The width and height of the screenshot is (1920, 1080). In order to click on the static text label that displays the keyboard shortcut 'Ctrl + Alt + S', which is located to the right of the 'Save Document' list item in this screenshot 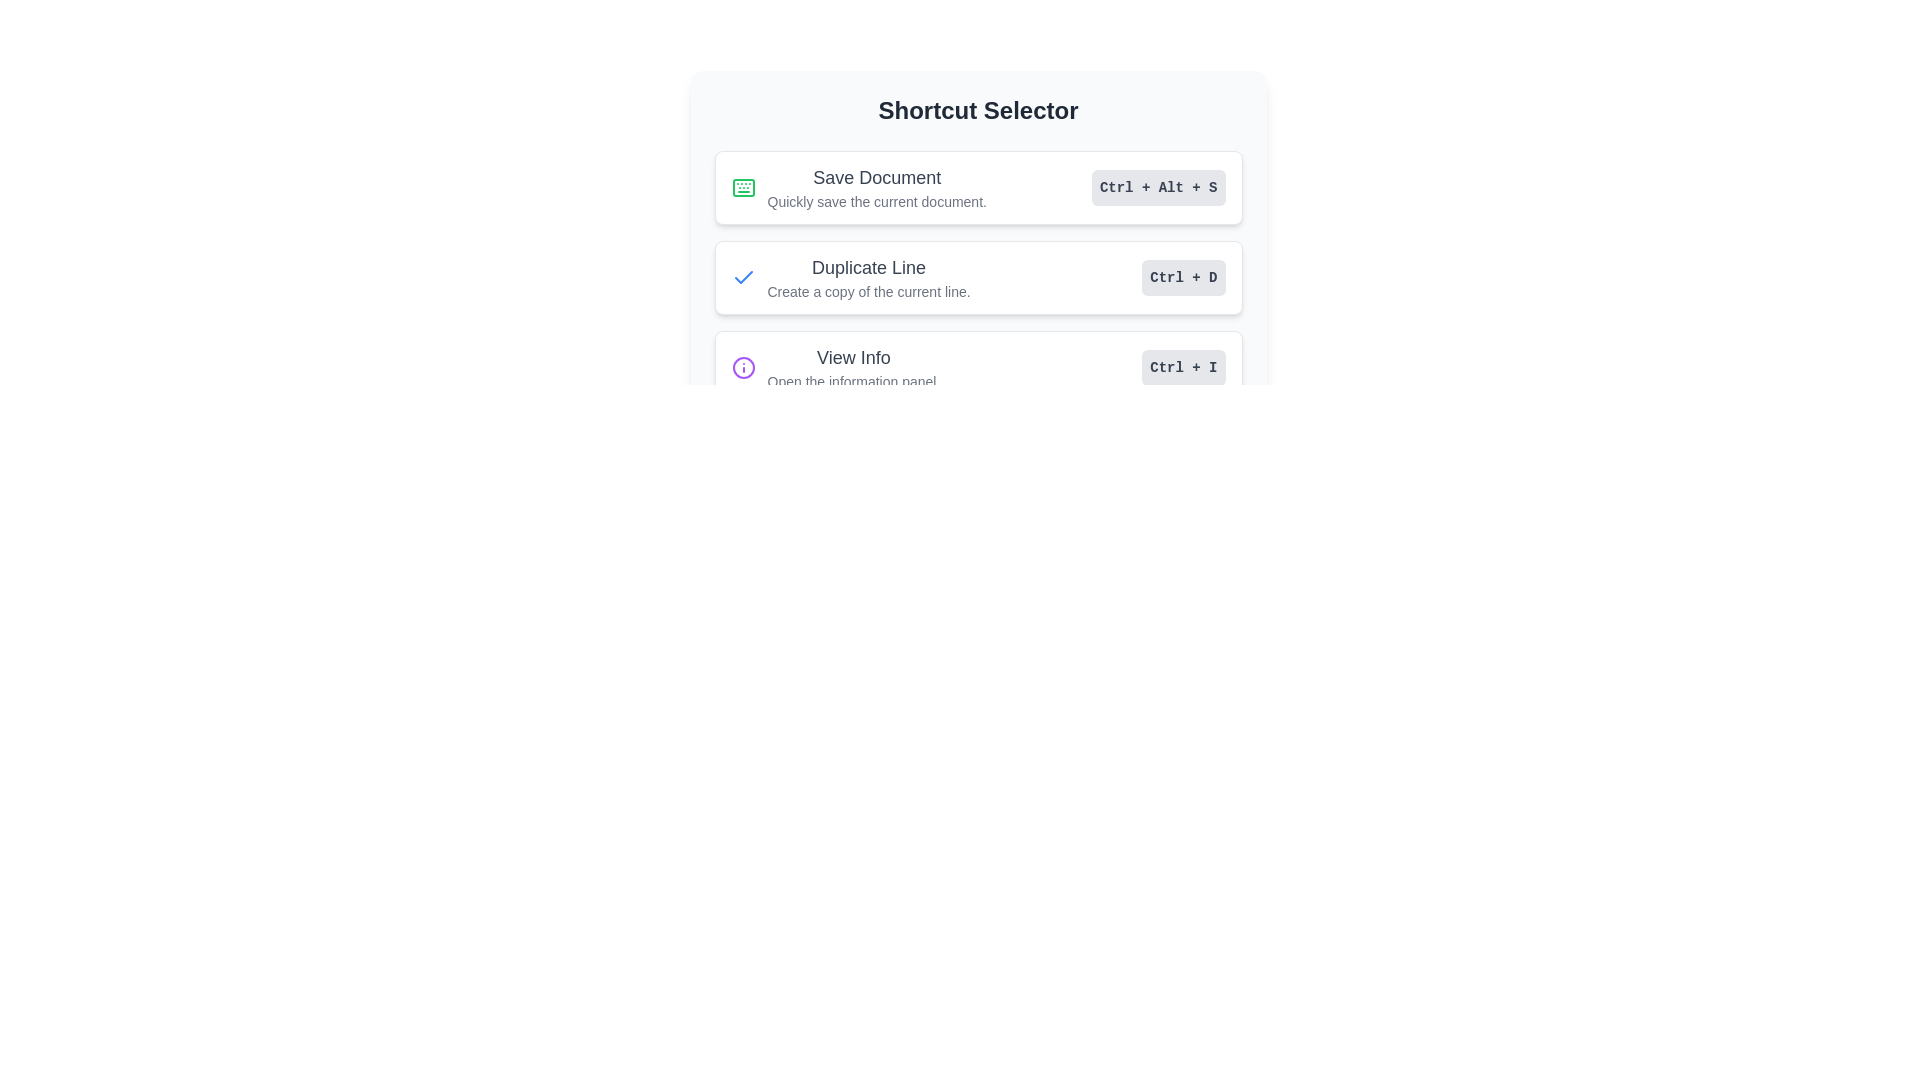, I will do `click(1158, 188)`.